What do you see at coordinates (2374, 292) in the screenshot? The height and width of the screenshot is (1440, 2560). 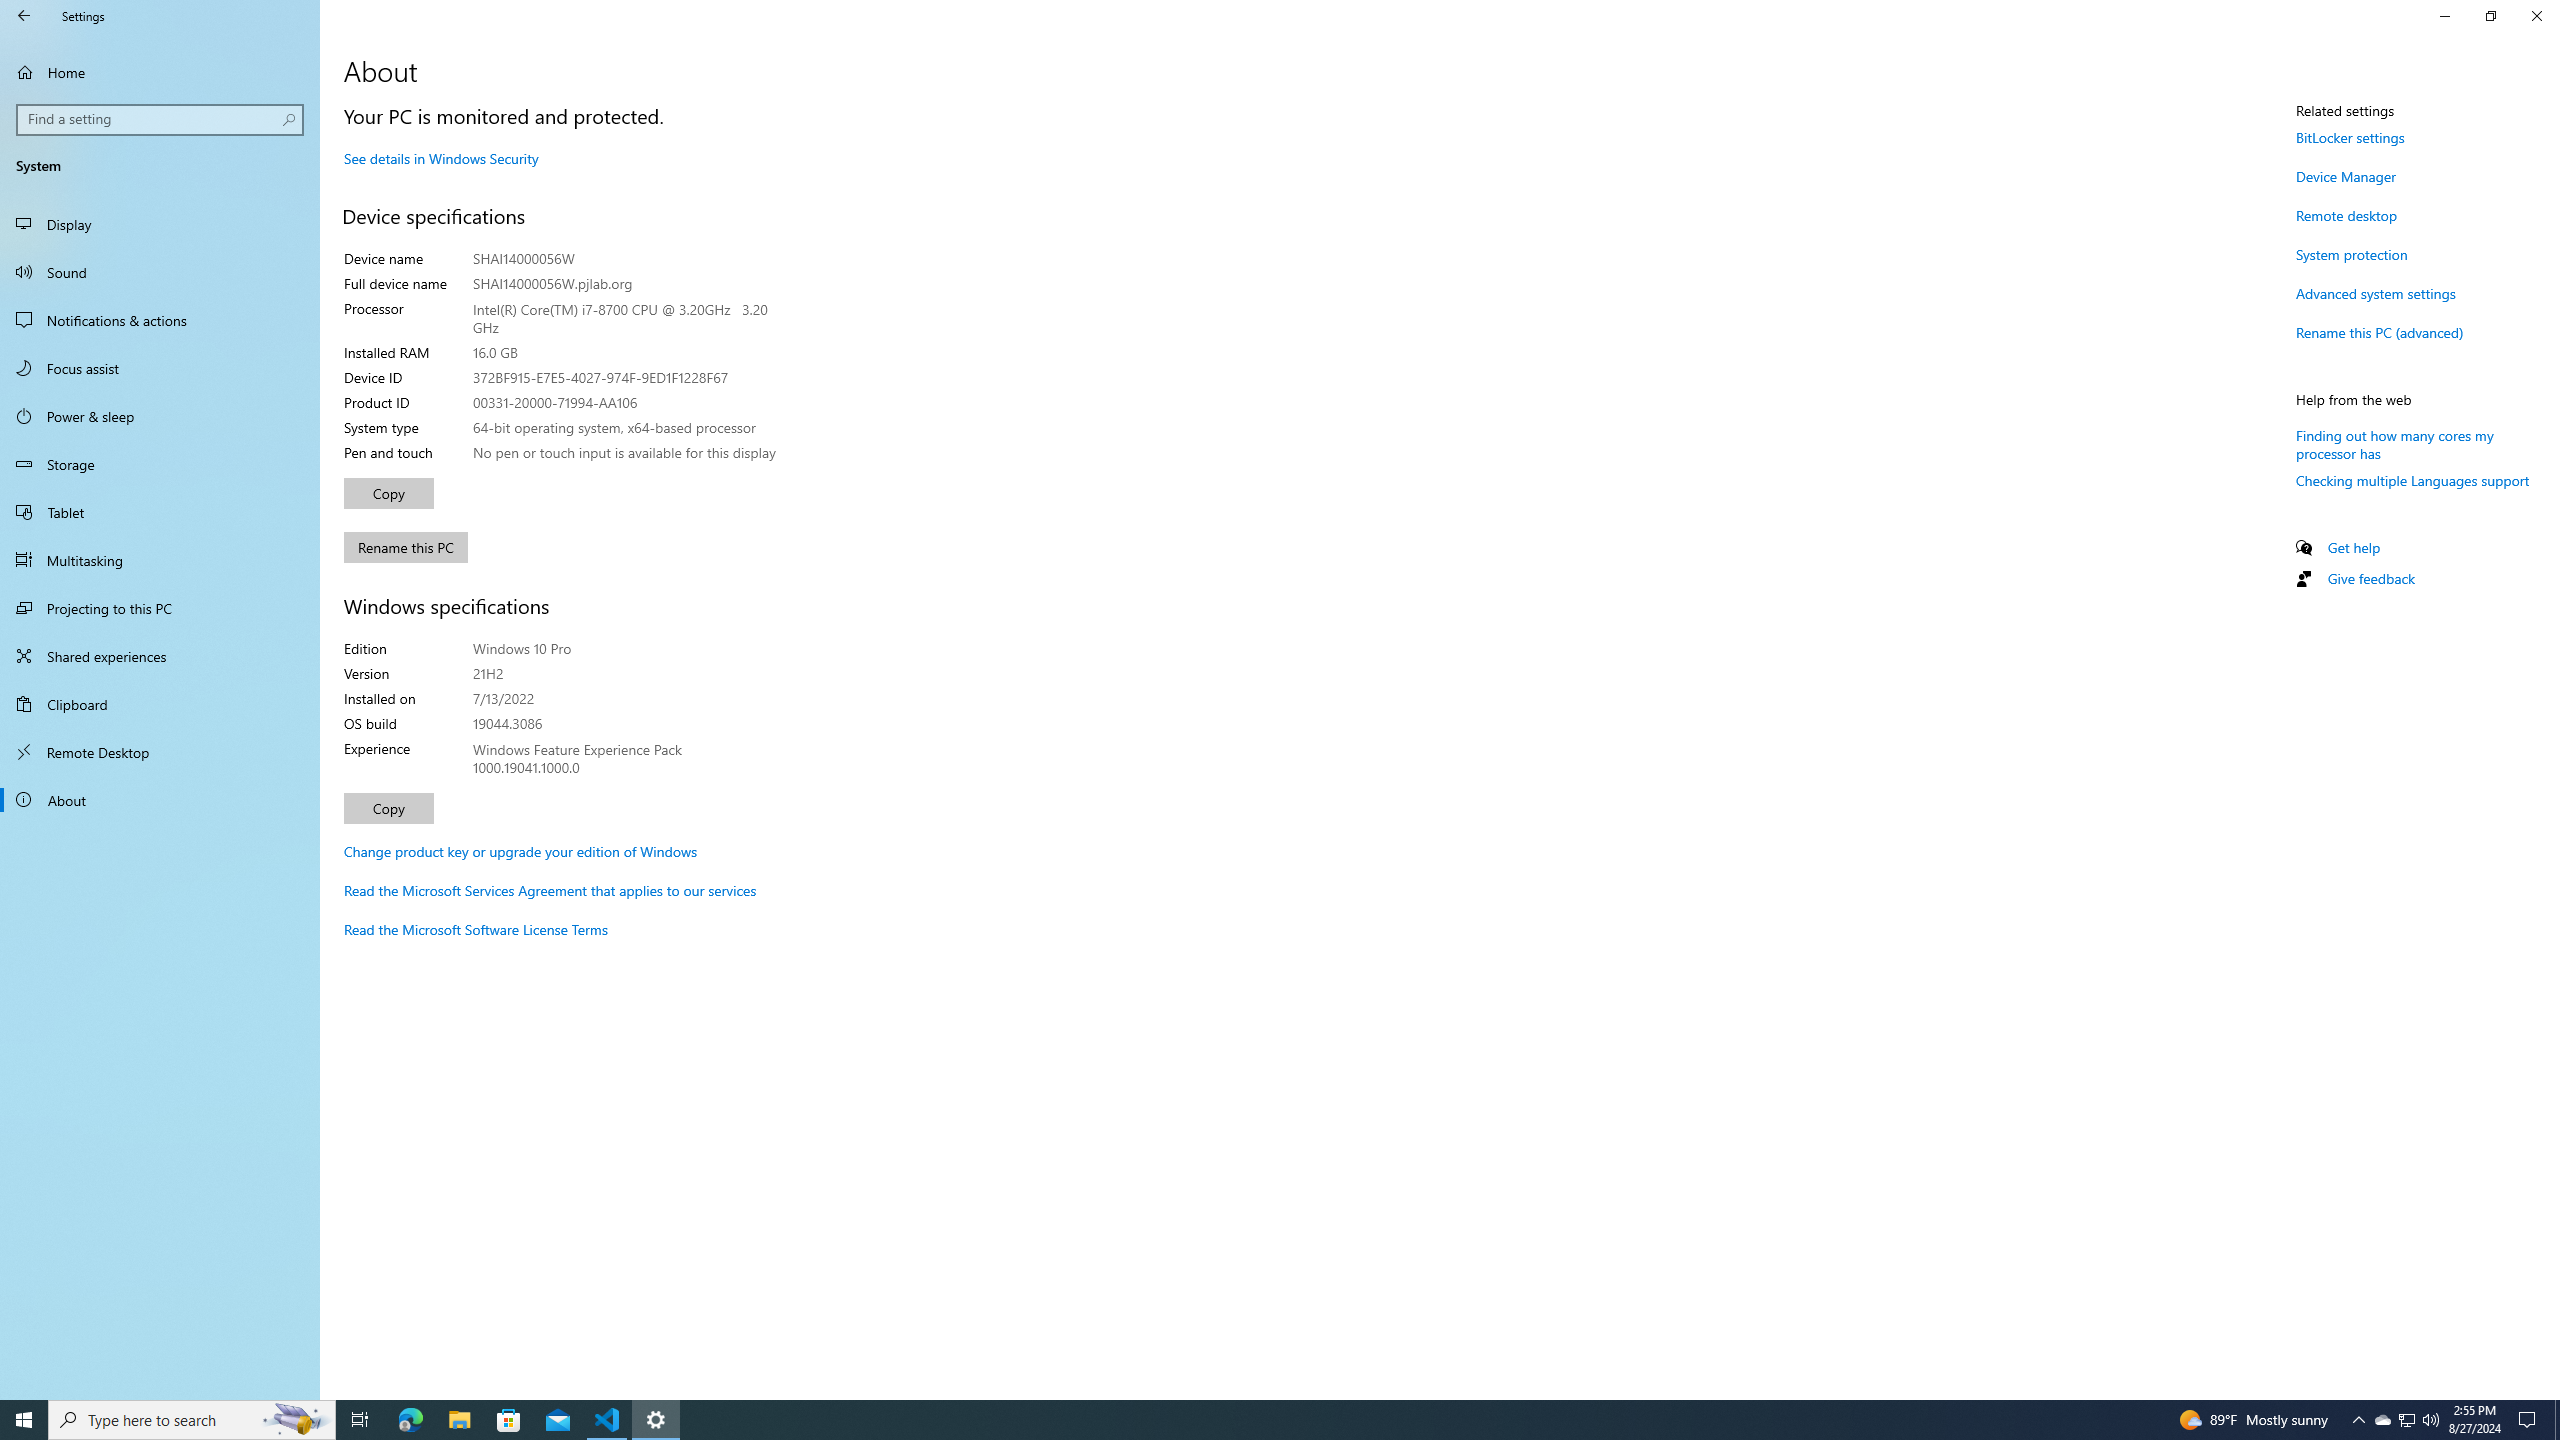 I see `'Advanced system settings'` at bounding box center [2374, 292].